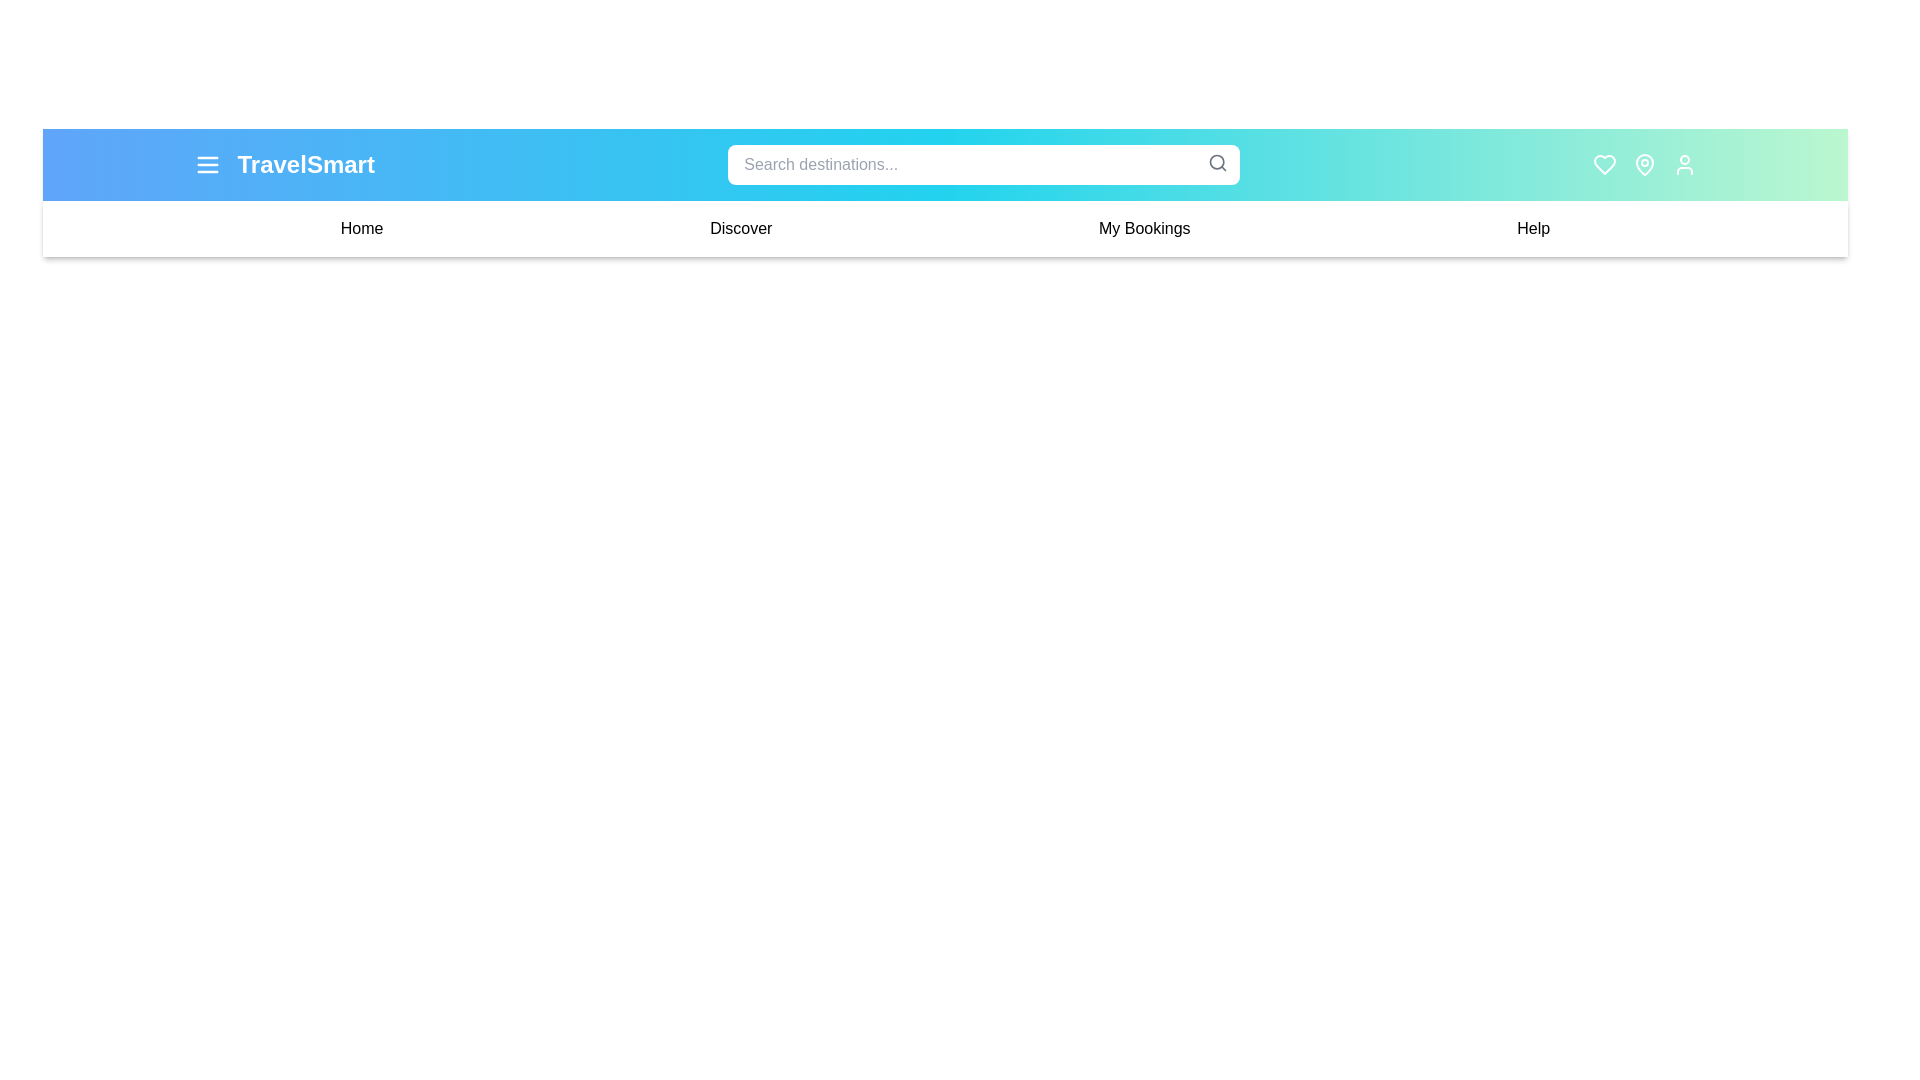 Image resolution: width=1920 pixels, height=1080 pixels. What do you see at coordinates (1144, 227) in the screenshot?
I see `the navigation link My Bookings to navigate to the corresponding section` at bounding box center [1144, 227].